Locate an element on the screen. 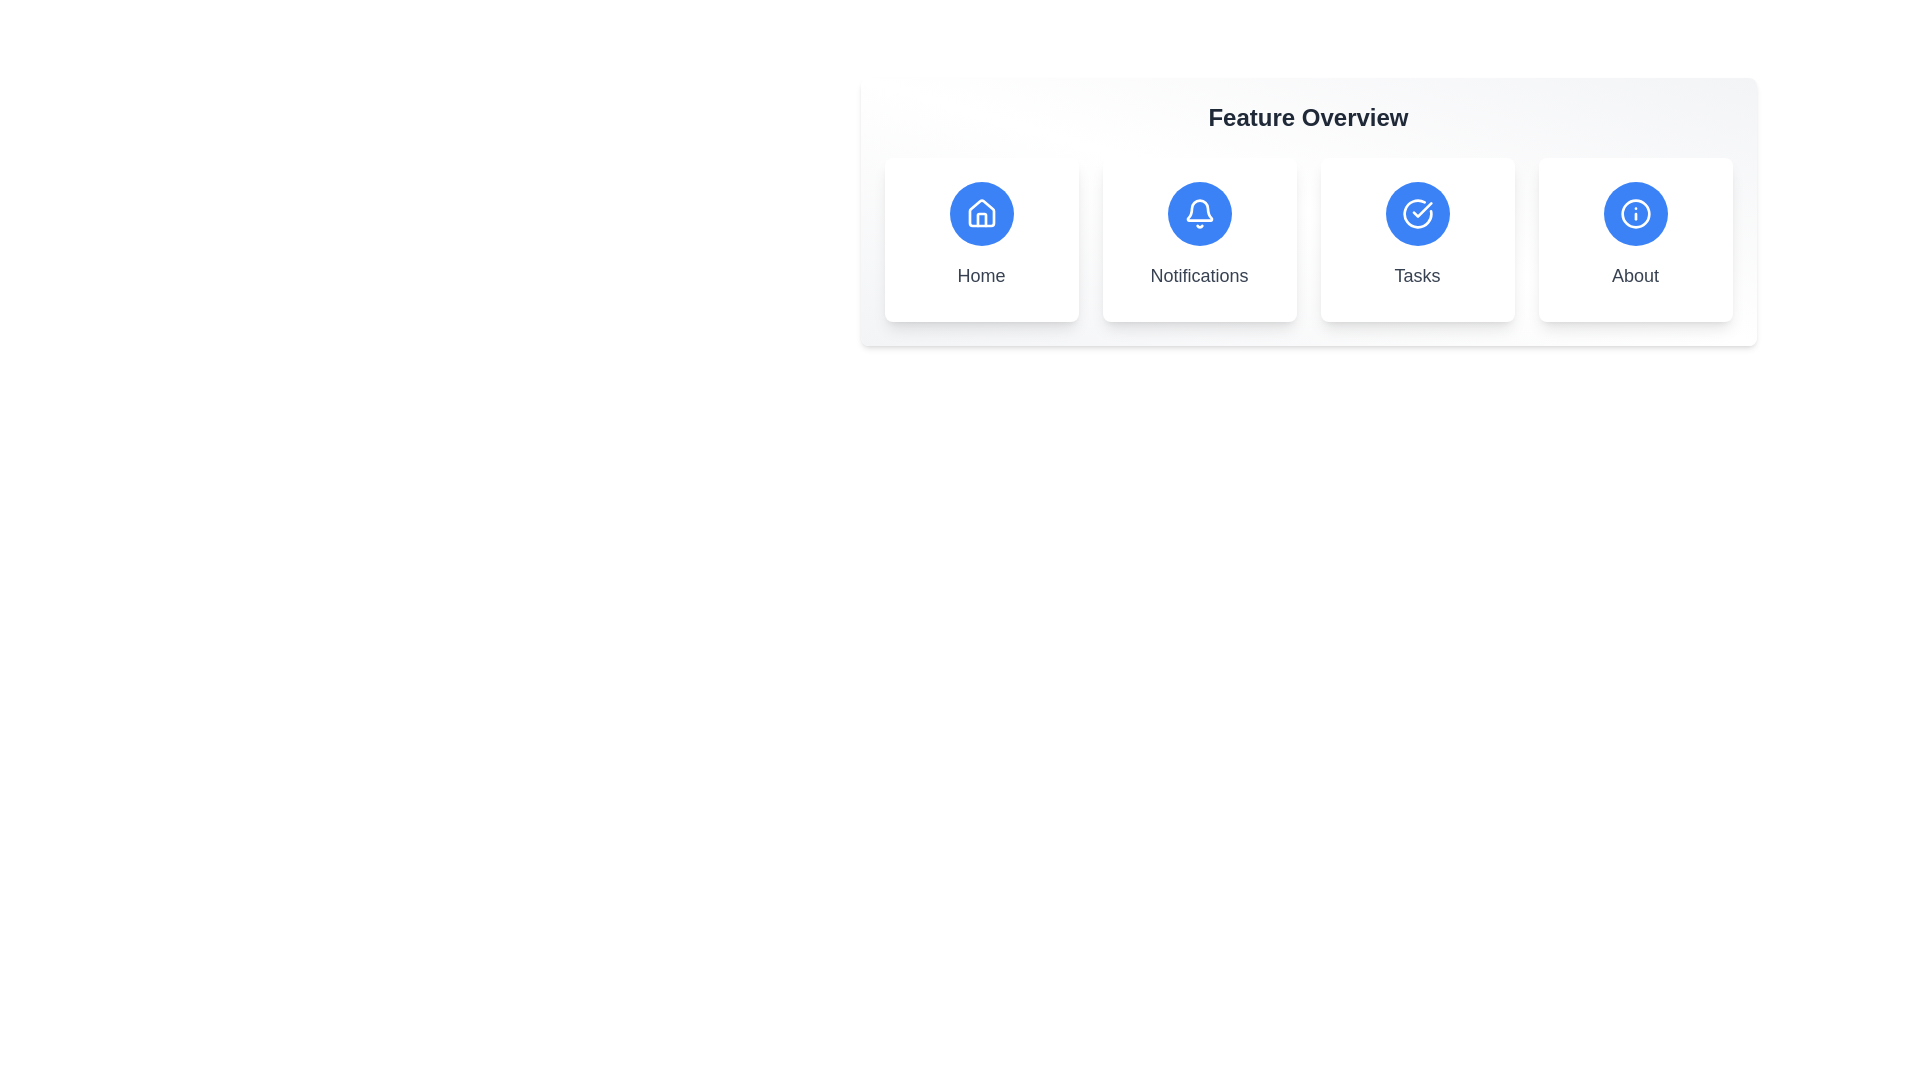 The width and height of the screenshot is (1920, 1080). the 'Home' interactive icon button located on the leftmost side under the 'Feature Overview' header is located at coordinates (981, 213).